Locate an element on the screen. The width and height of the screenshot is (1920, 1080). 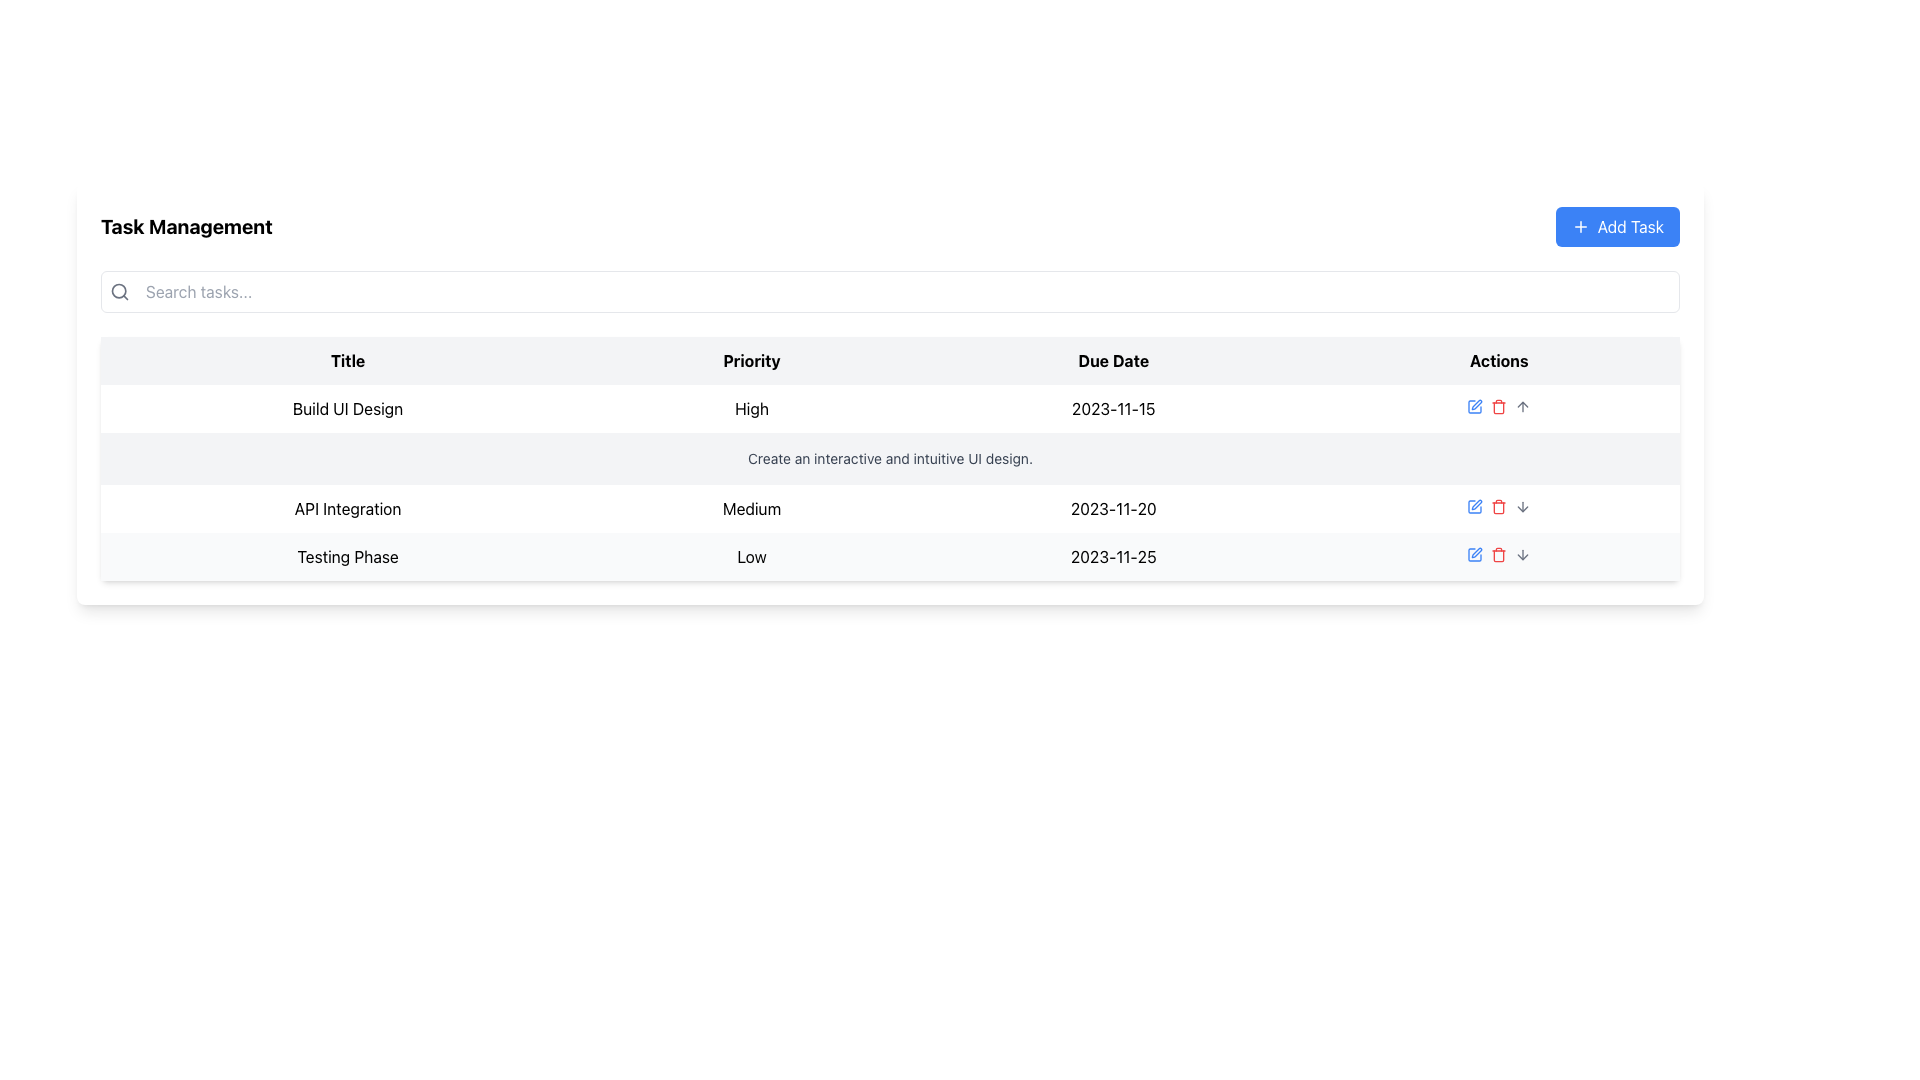
the static text cell displaying the message 'Create an interactive and intuitive UI design.' located in the second row of the table under the 'Tasks' section in the 'Details' column is located at coordinates (889, 459).